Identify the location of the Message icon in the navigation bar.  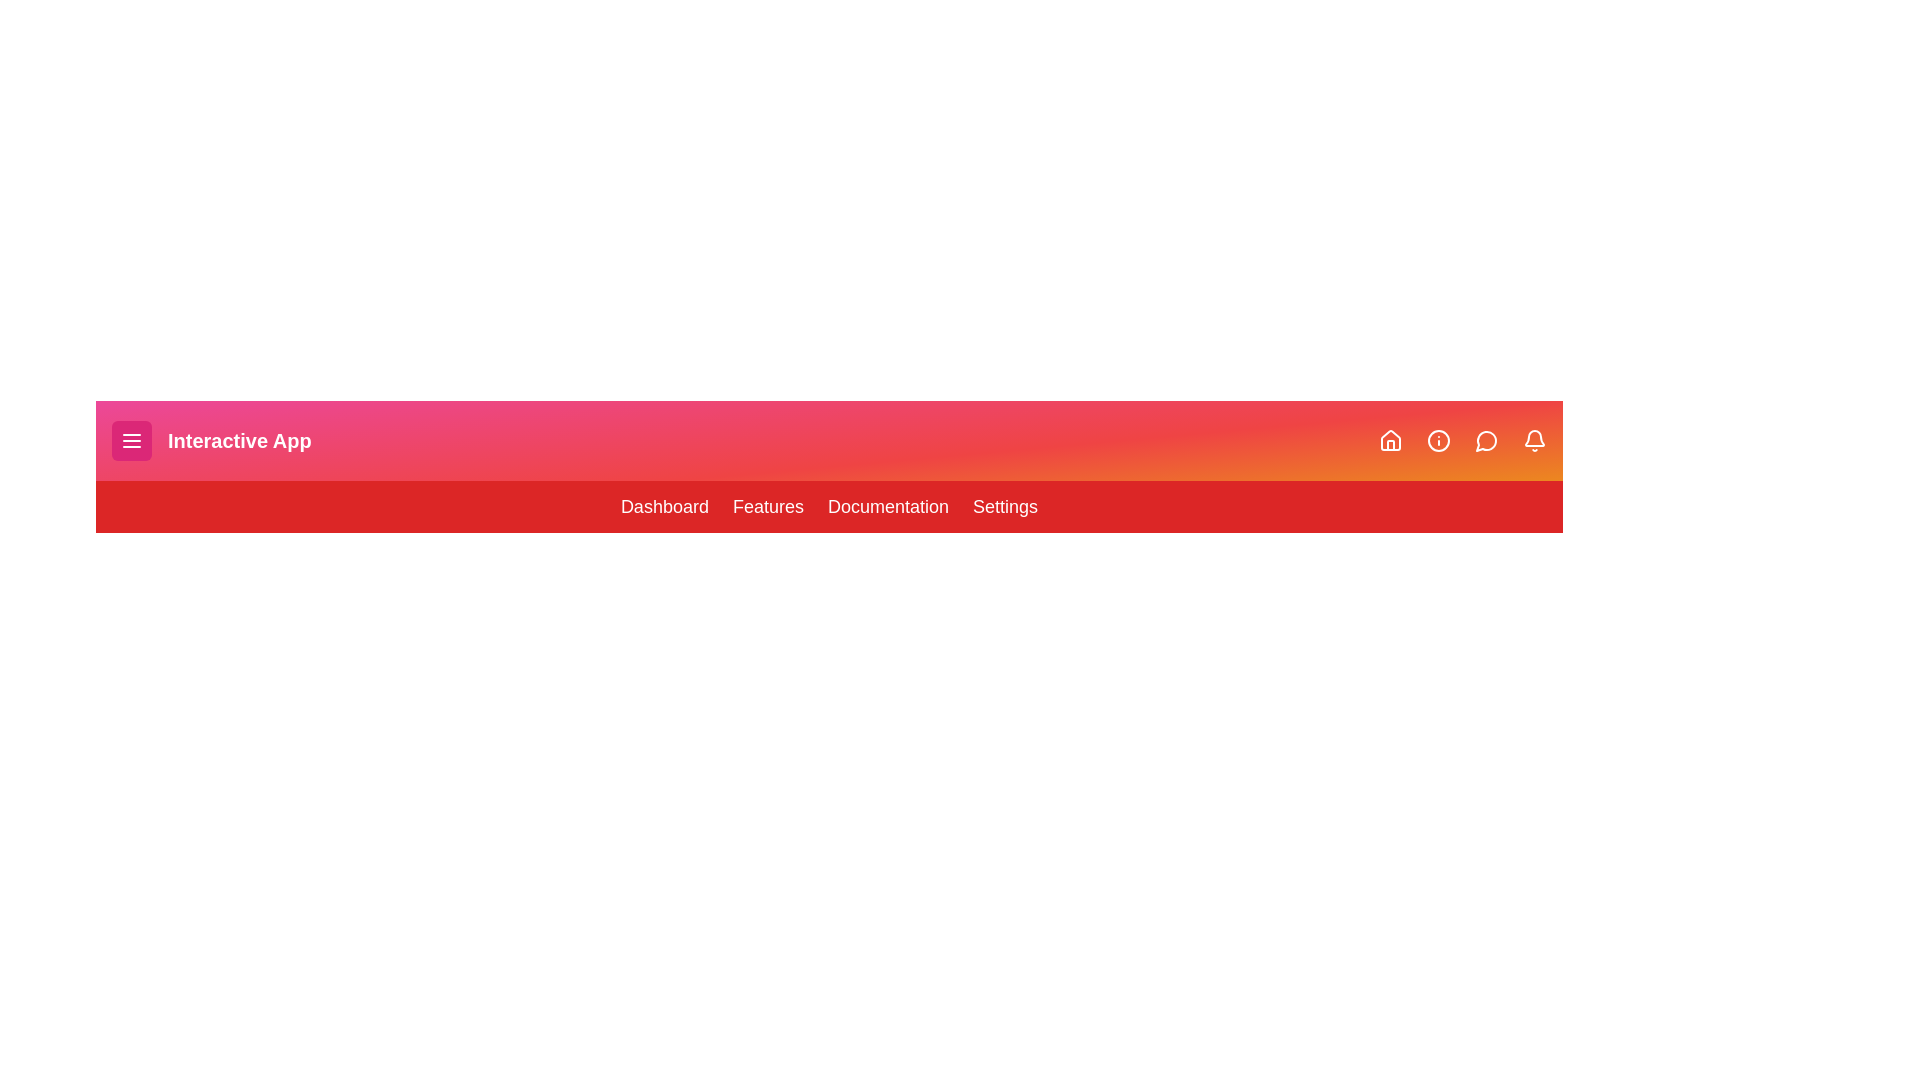
(1487, 439).